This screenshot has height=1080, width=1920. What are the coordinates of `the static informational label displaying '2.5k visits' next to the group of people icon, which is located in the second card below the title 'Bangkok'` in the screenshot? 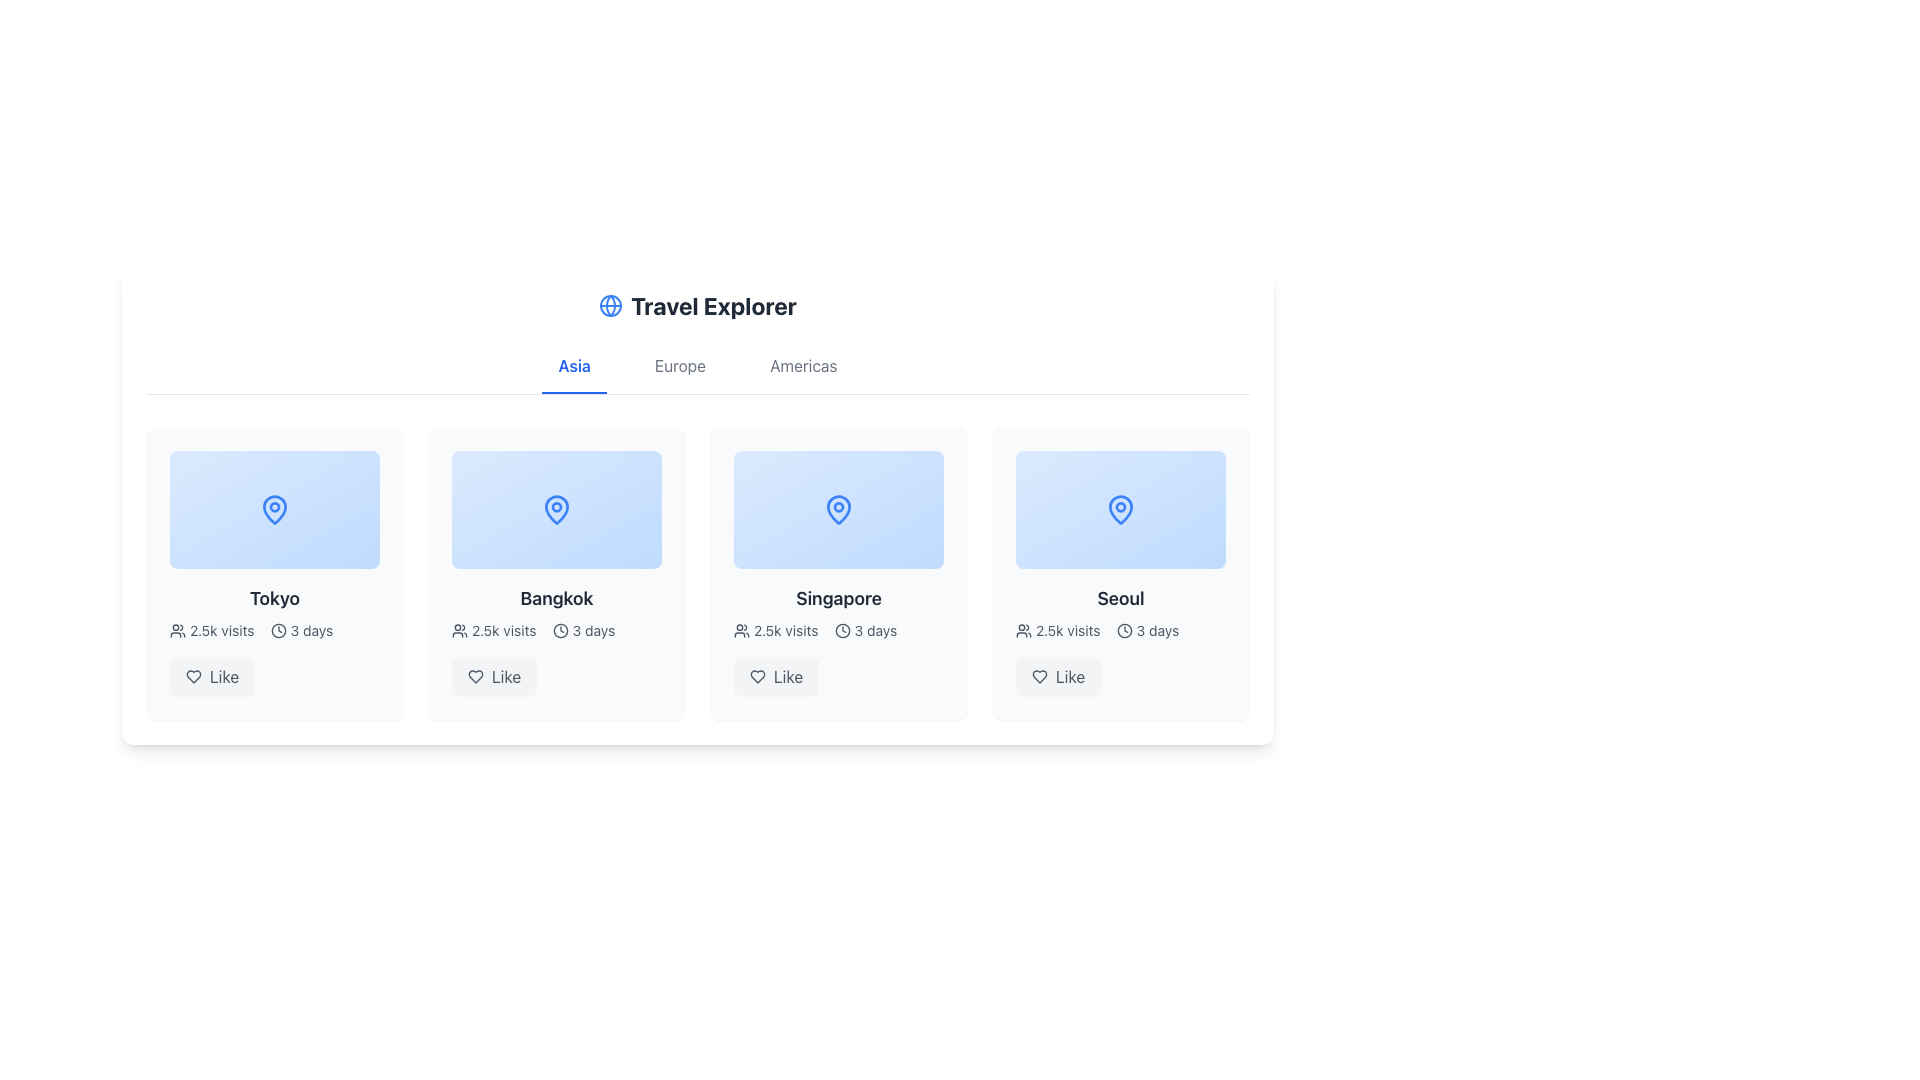 It's located at (494, 631).